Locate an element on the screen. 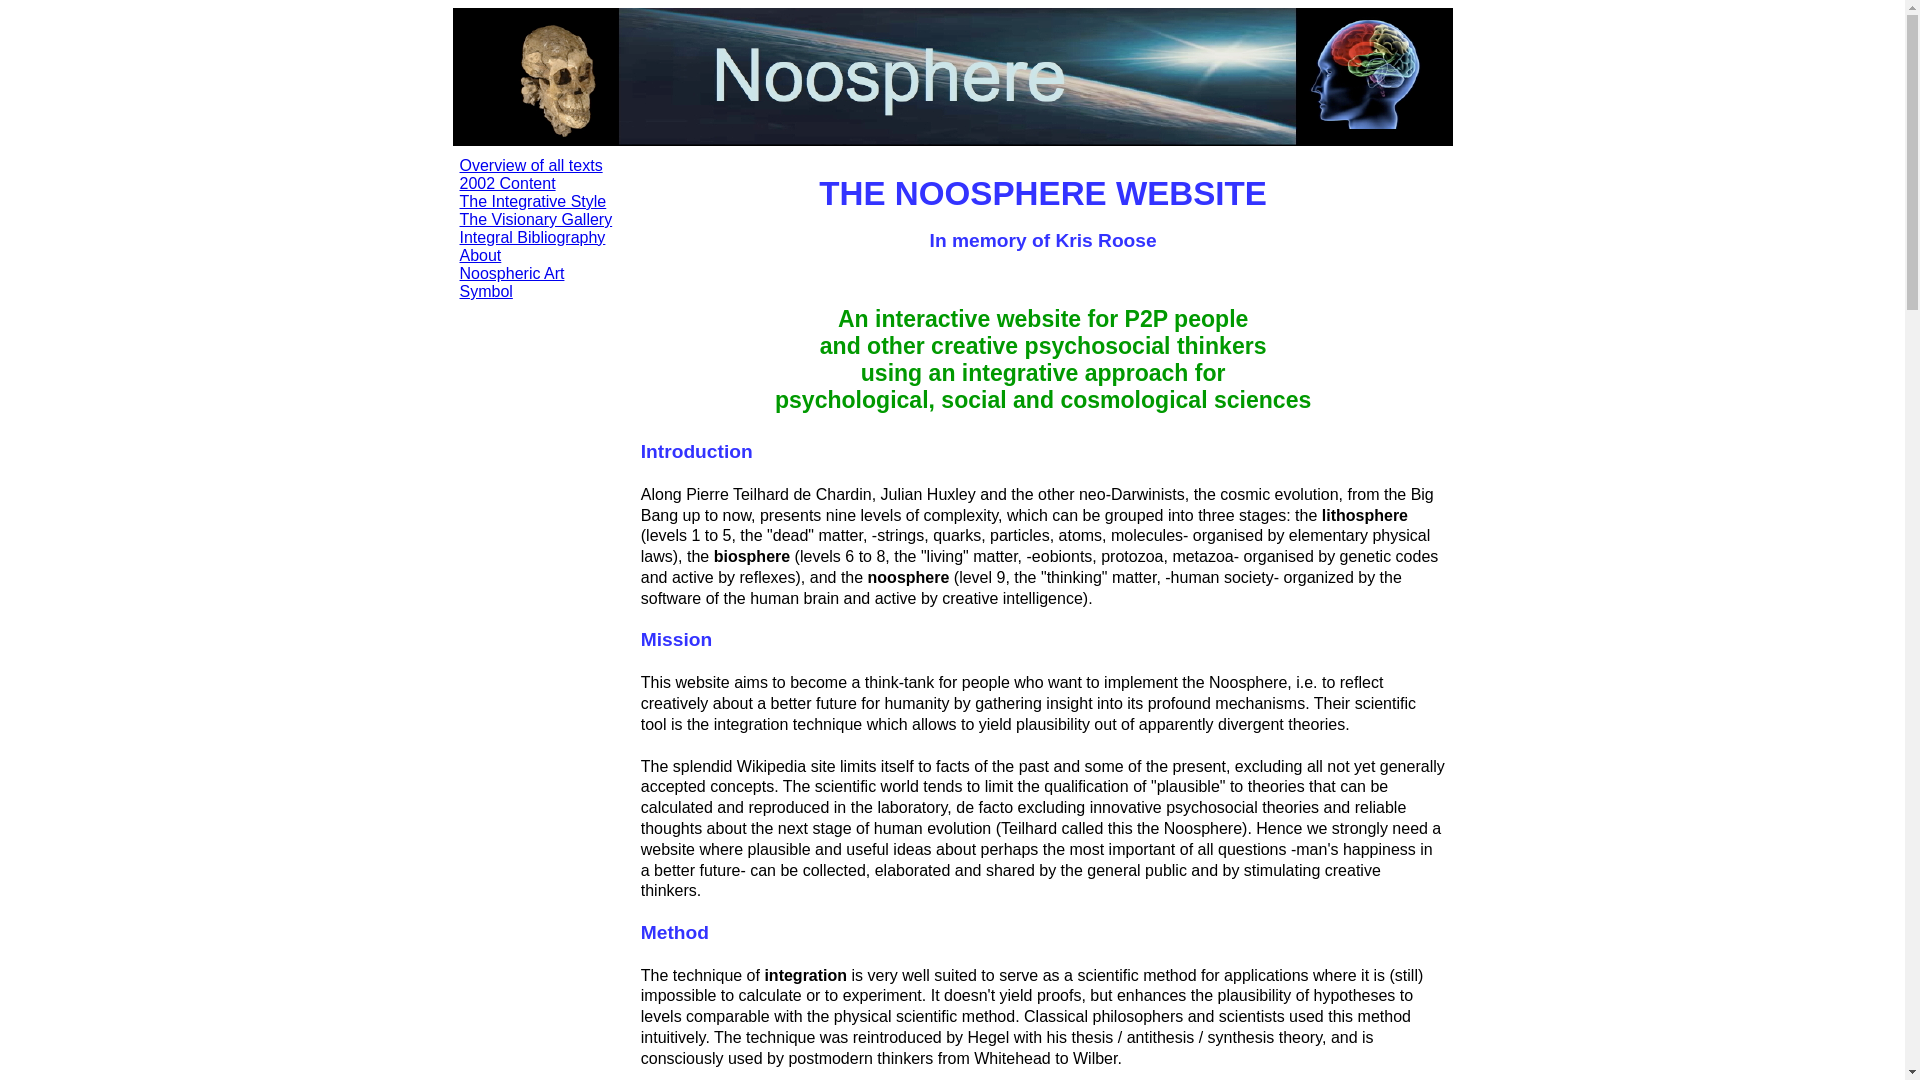 This screenshot has width=1920, height=1080. 'Overview of all texts' is located at coordinates (531, 164).